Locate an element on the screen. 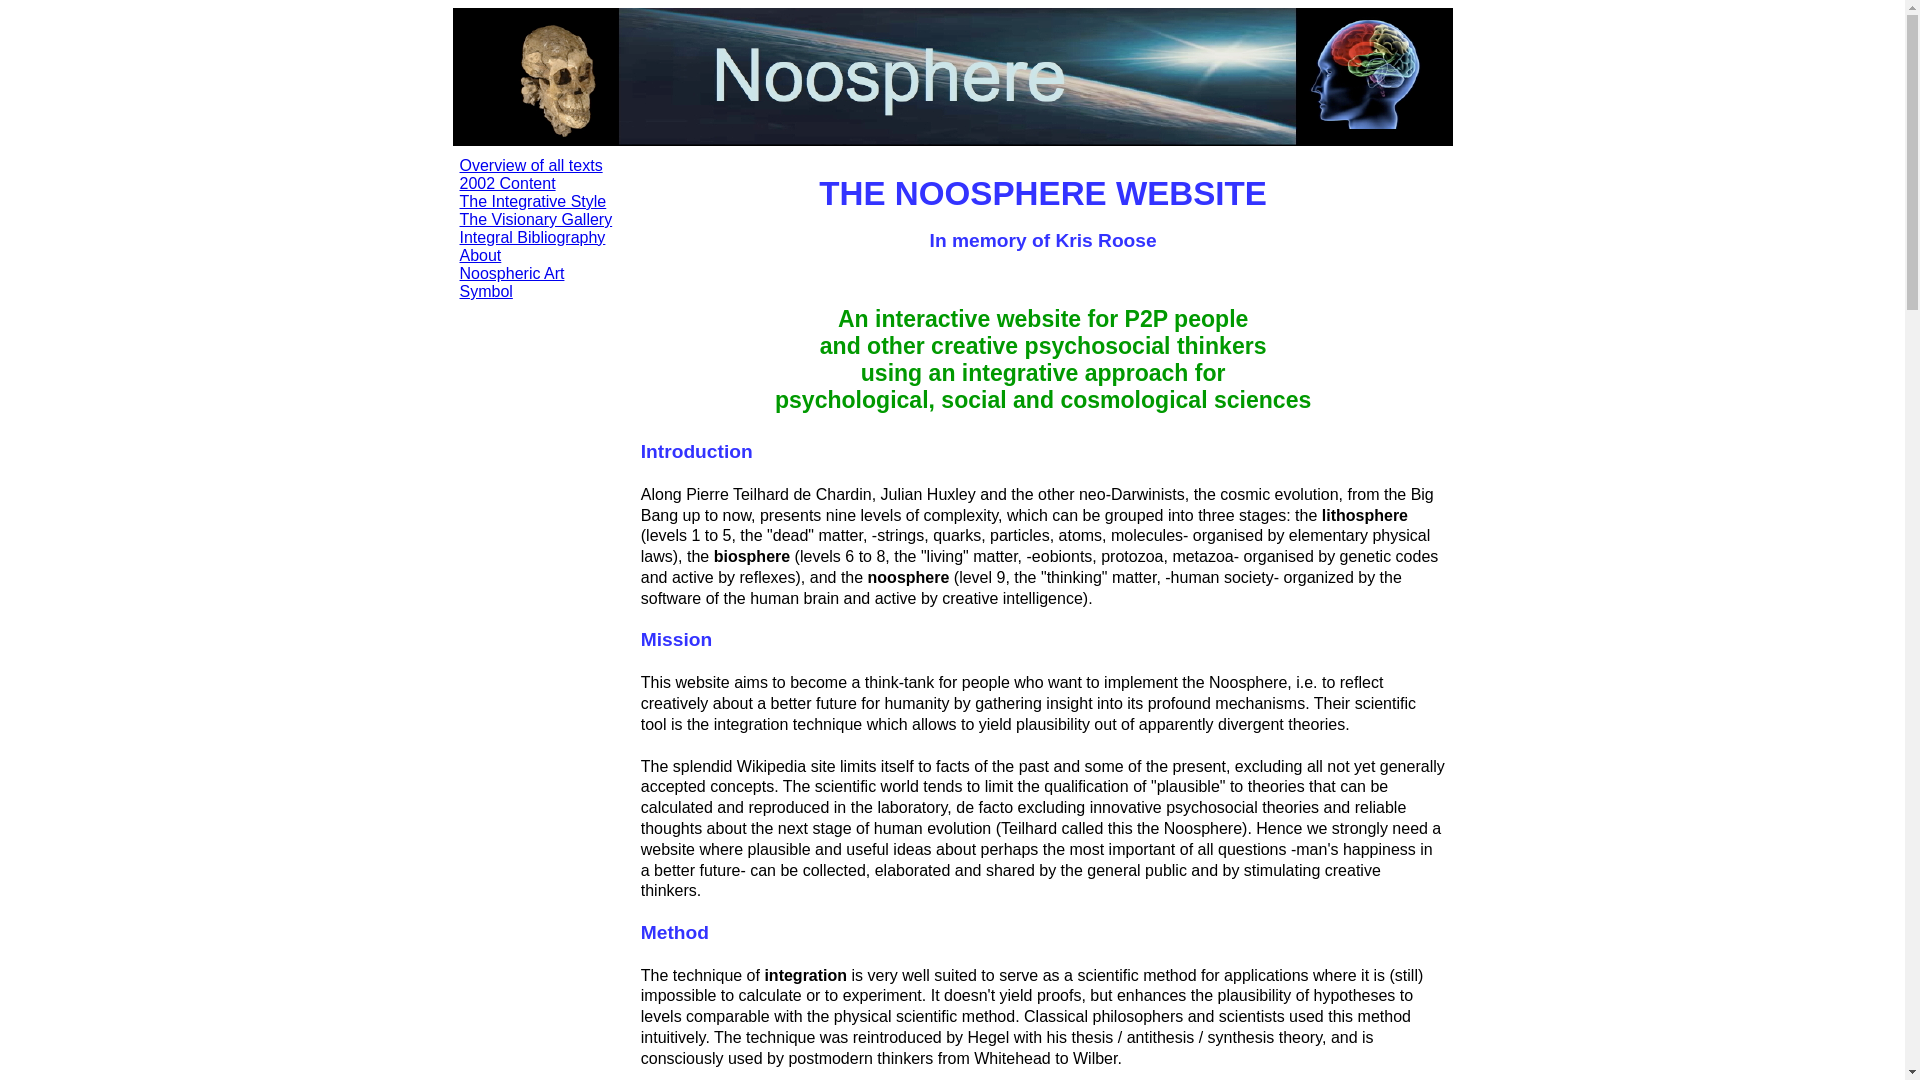 This screenshot has width=1920, height=1080. 'Overview of all texts' is located at coordinates (531, 164).